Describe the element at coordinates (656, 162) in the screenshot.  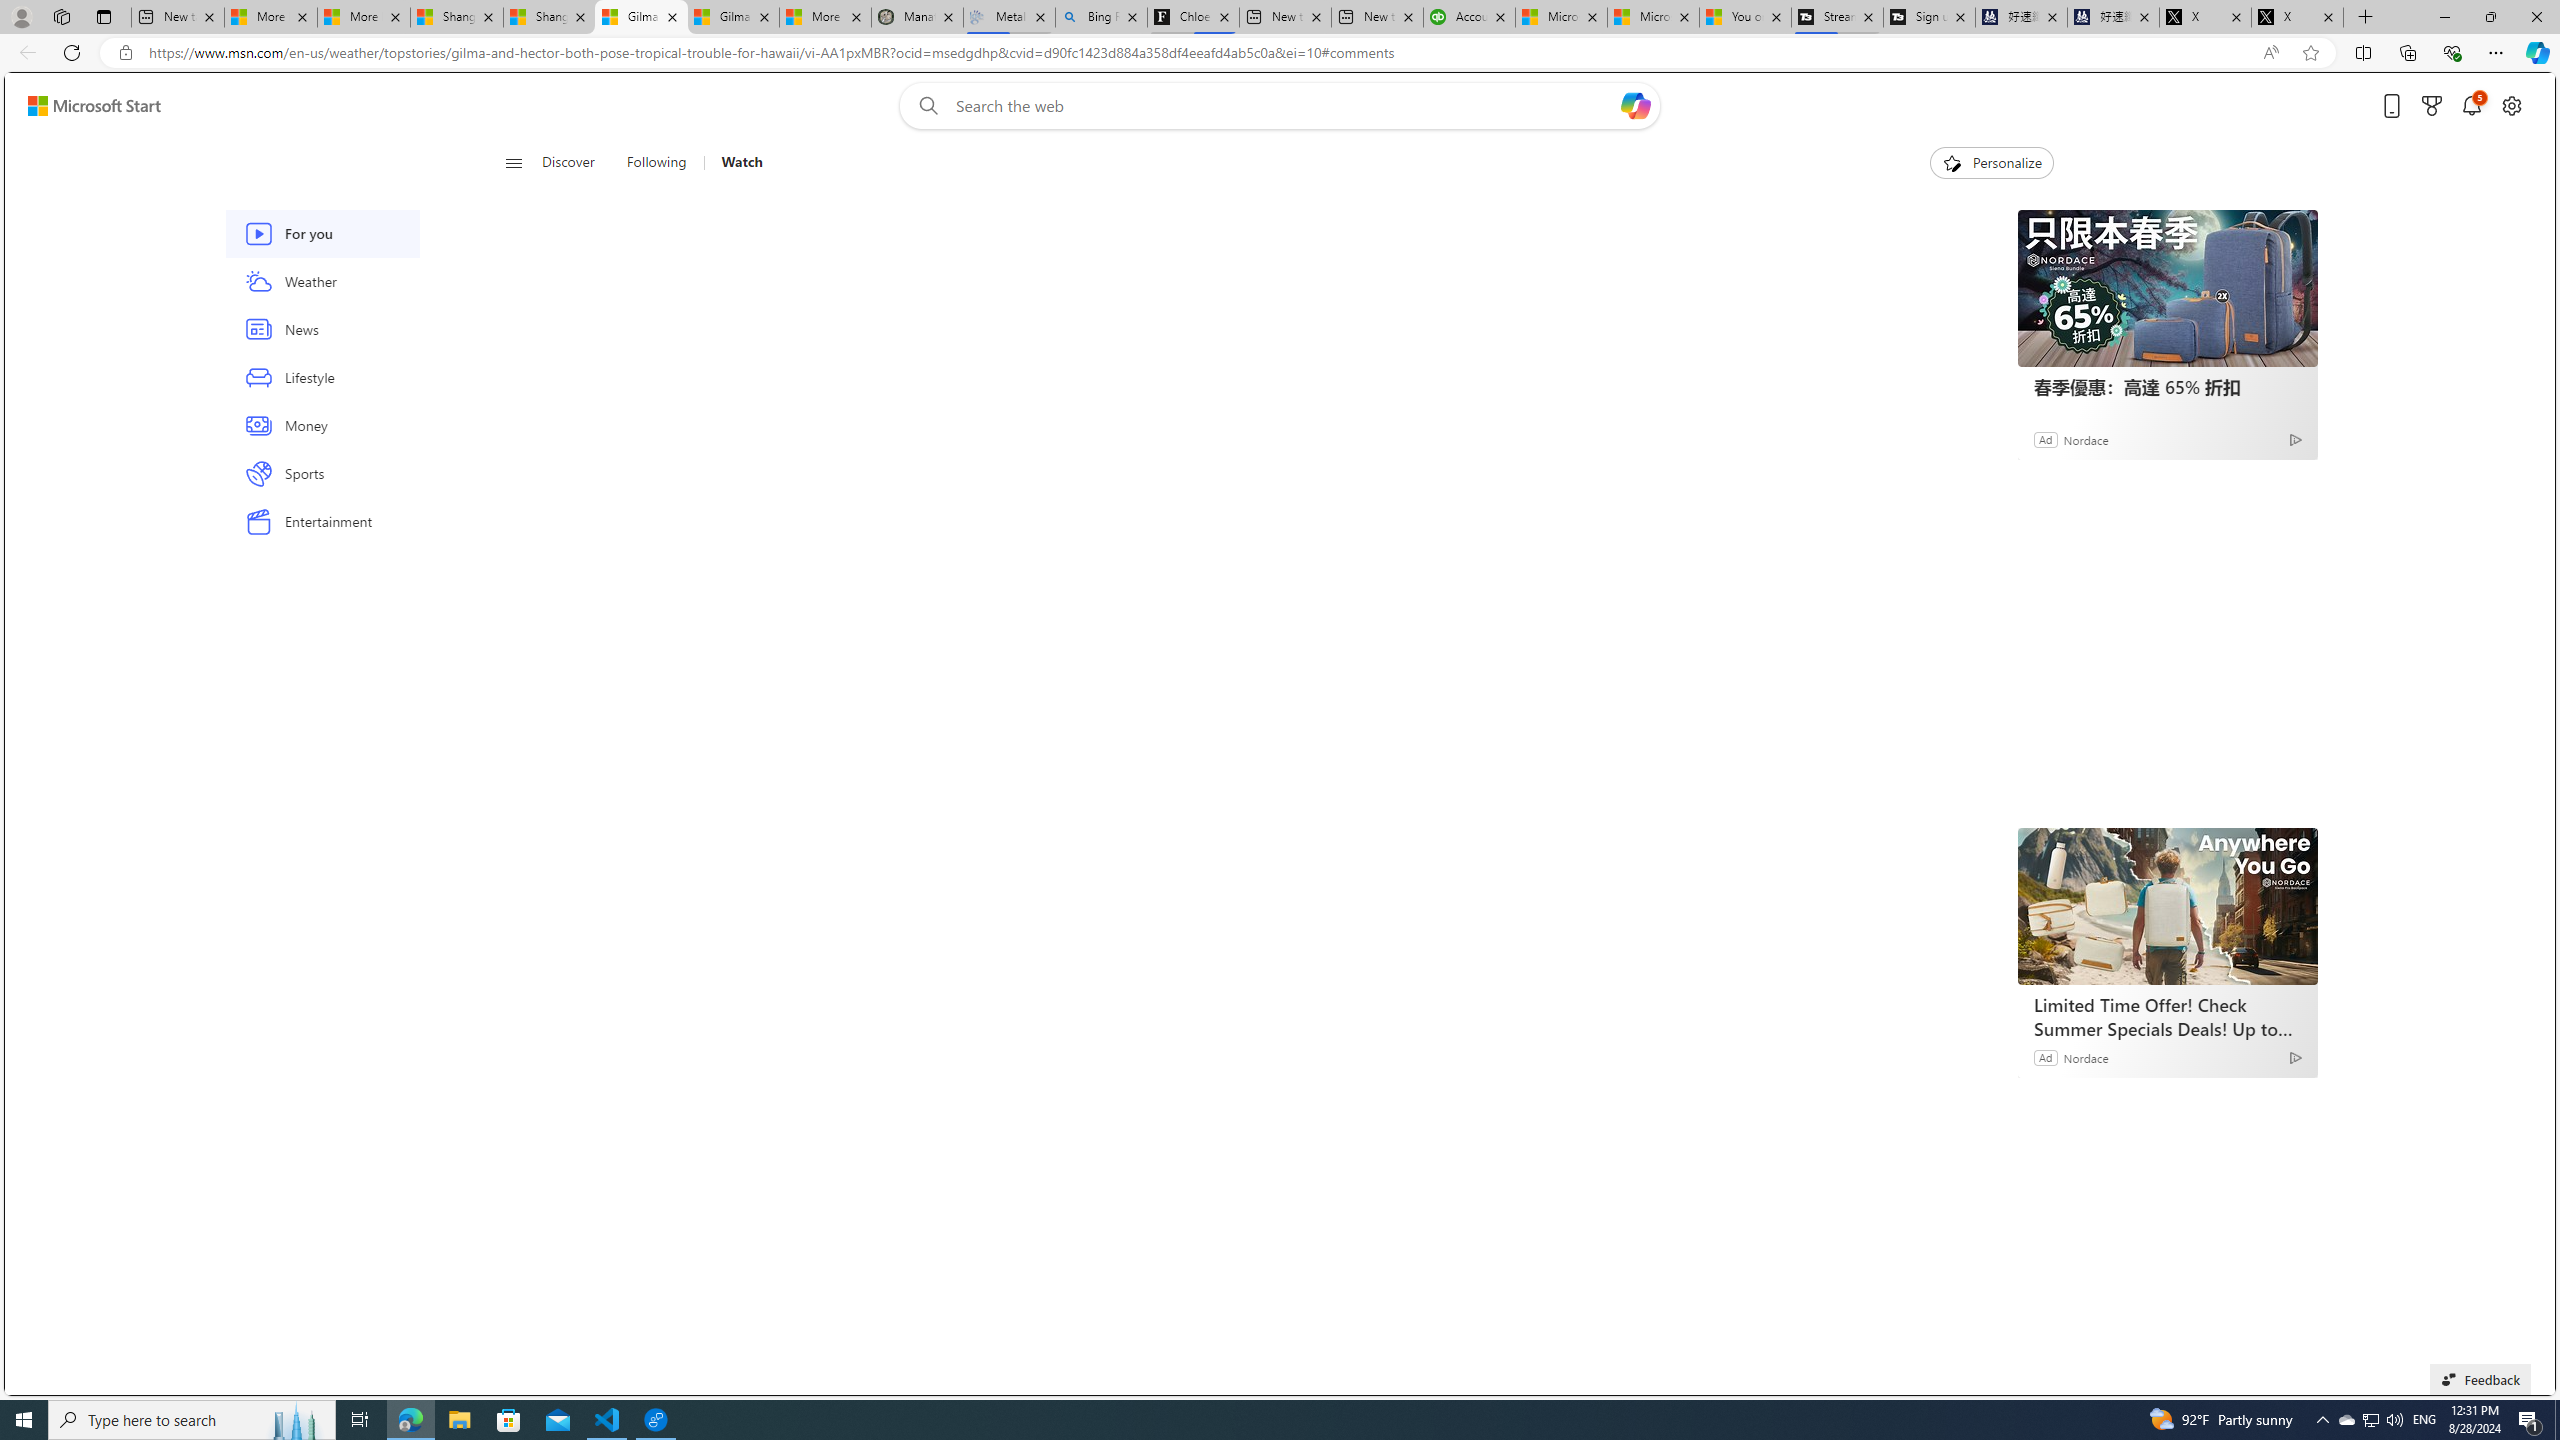
I see `'Following'` at that location.